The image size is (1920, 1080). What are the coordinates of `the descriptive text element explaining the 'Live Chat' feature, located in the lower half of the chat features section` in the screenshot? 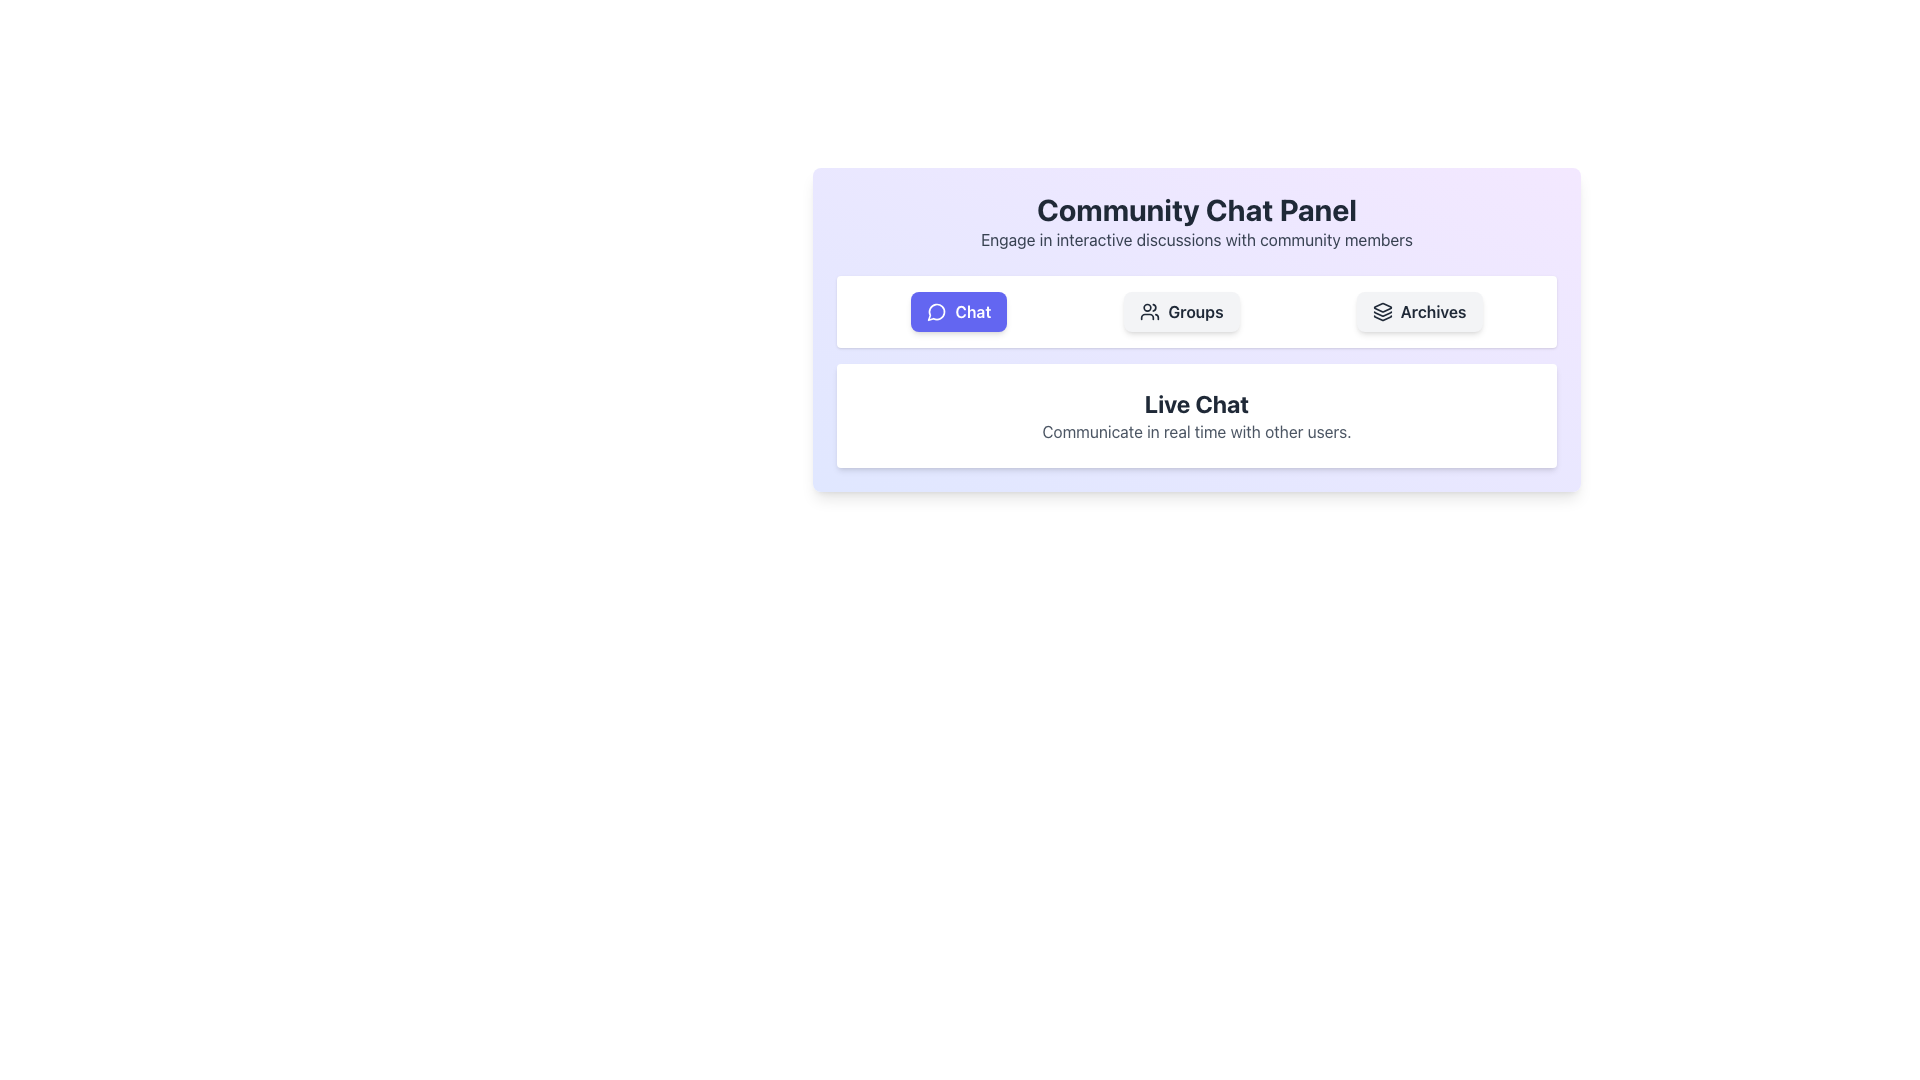 It's located at (1196, 431).